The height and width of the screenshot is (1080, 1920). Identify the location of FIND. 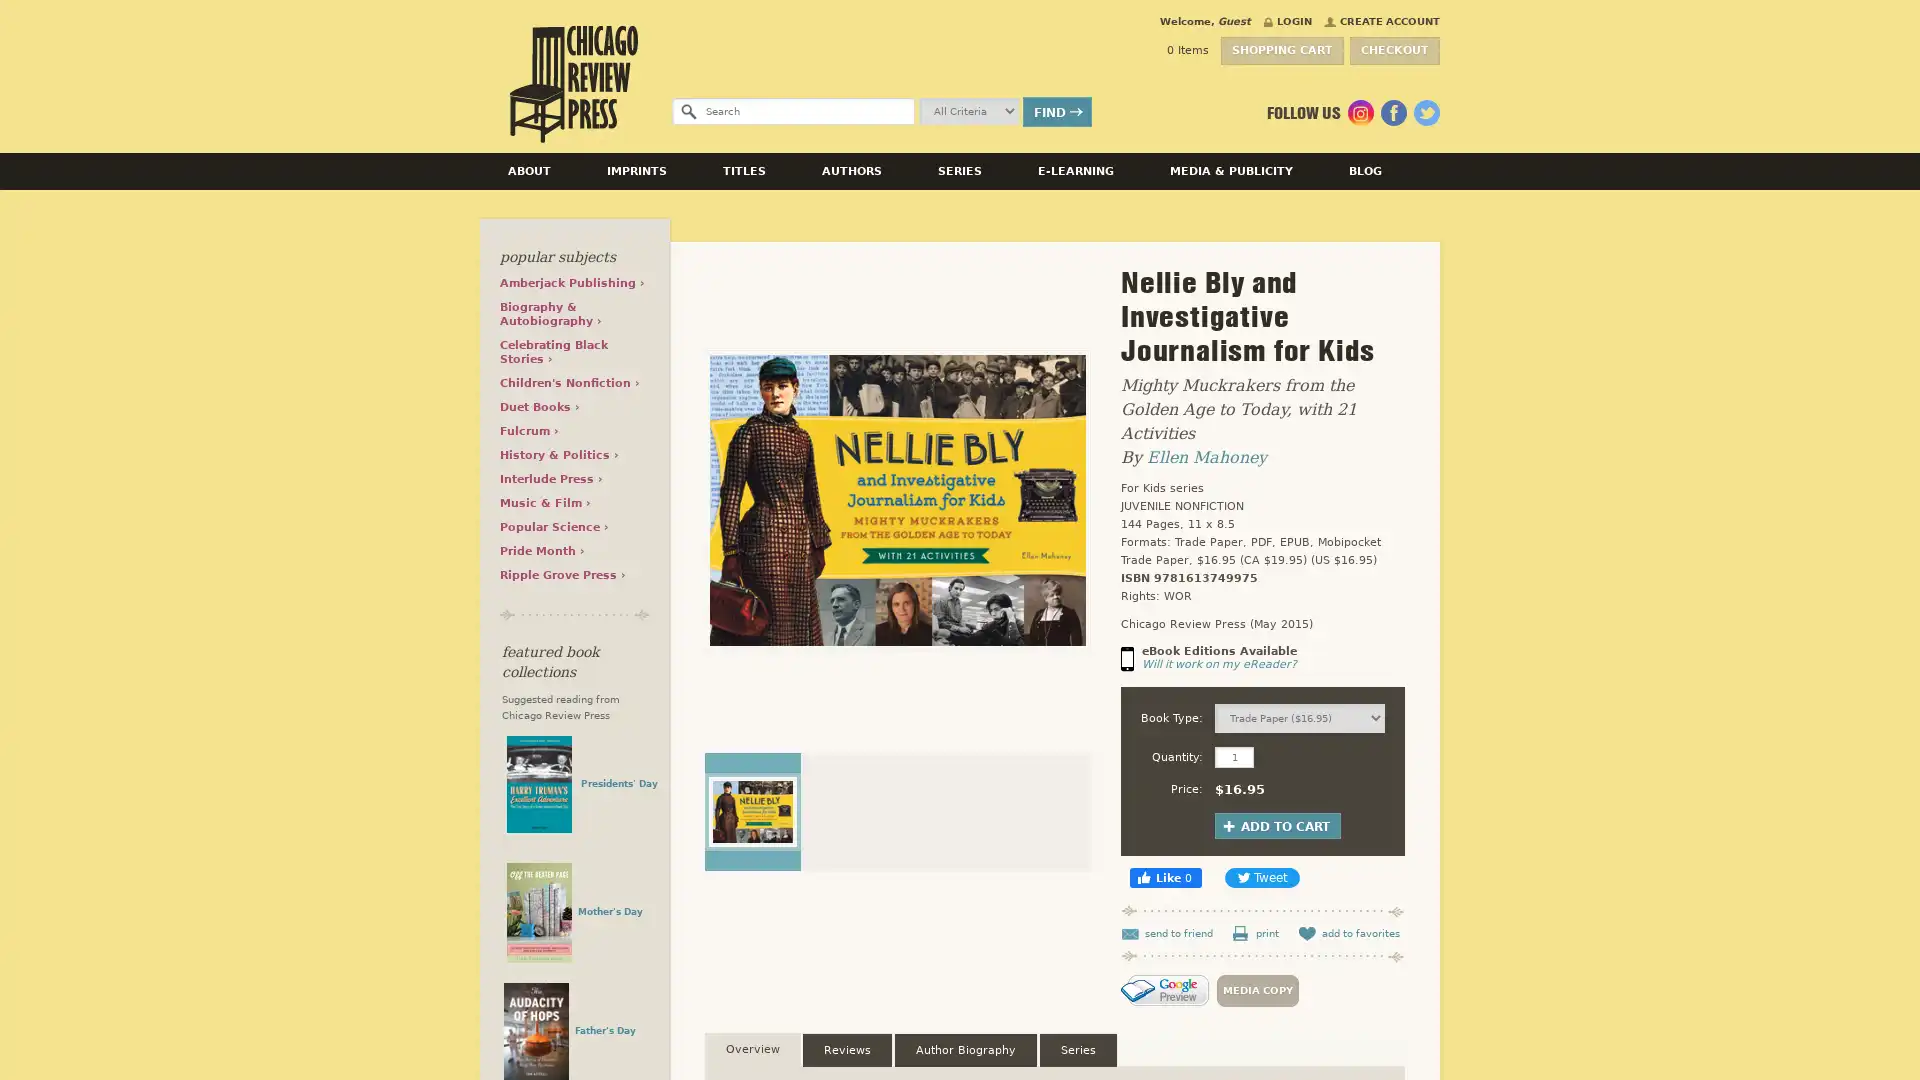
(1056, 111).